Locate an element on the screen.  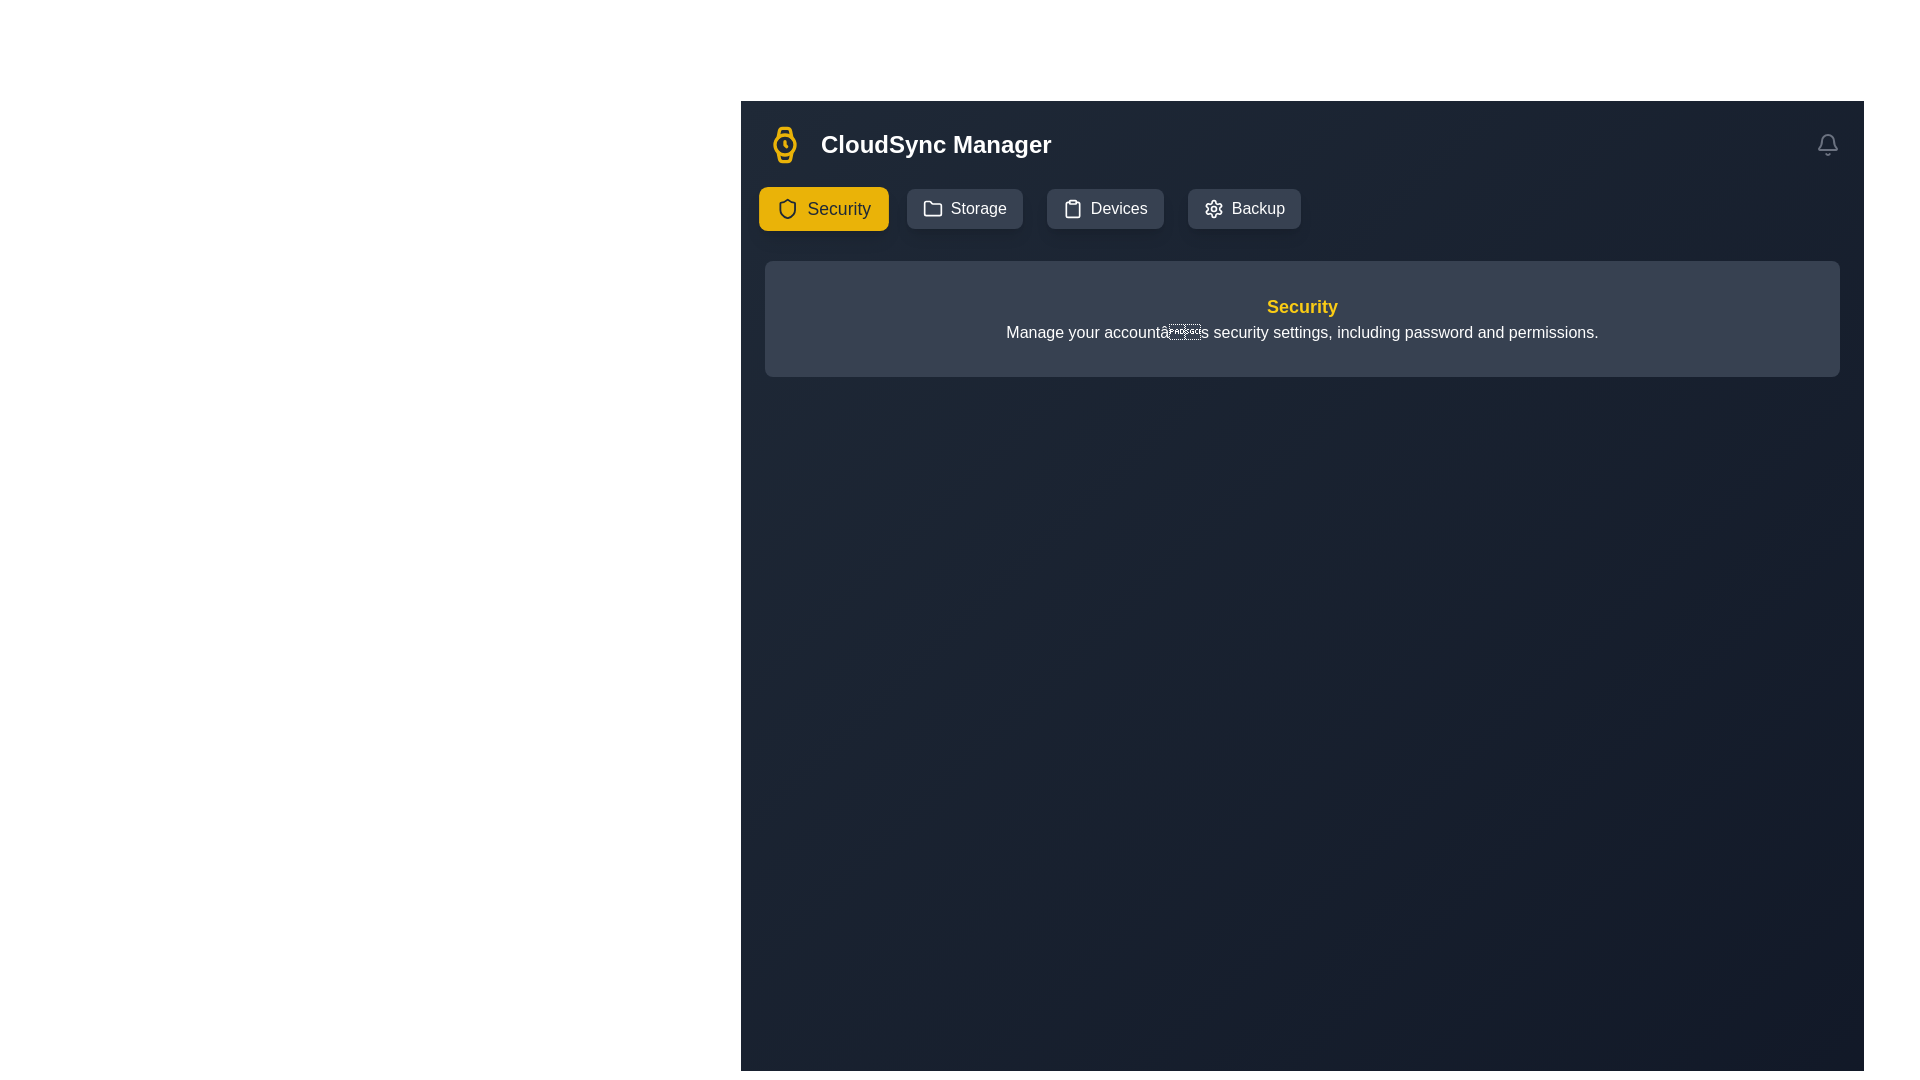
the 'Storage' icon located in the navigation bar is located at coordinates (931, 208).